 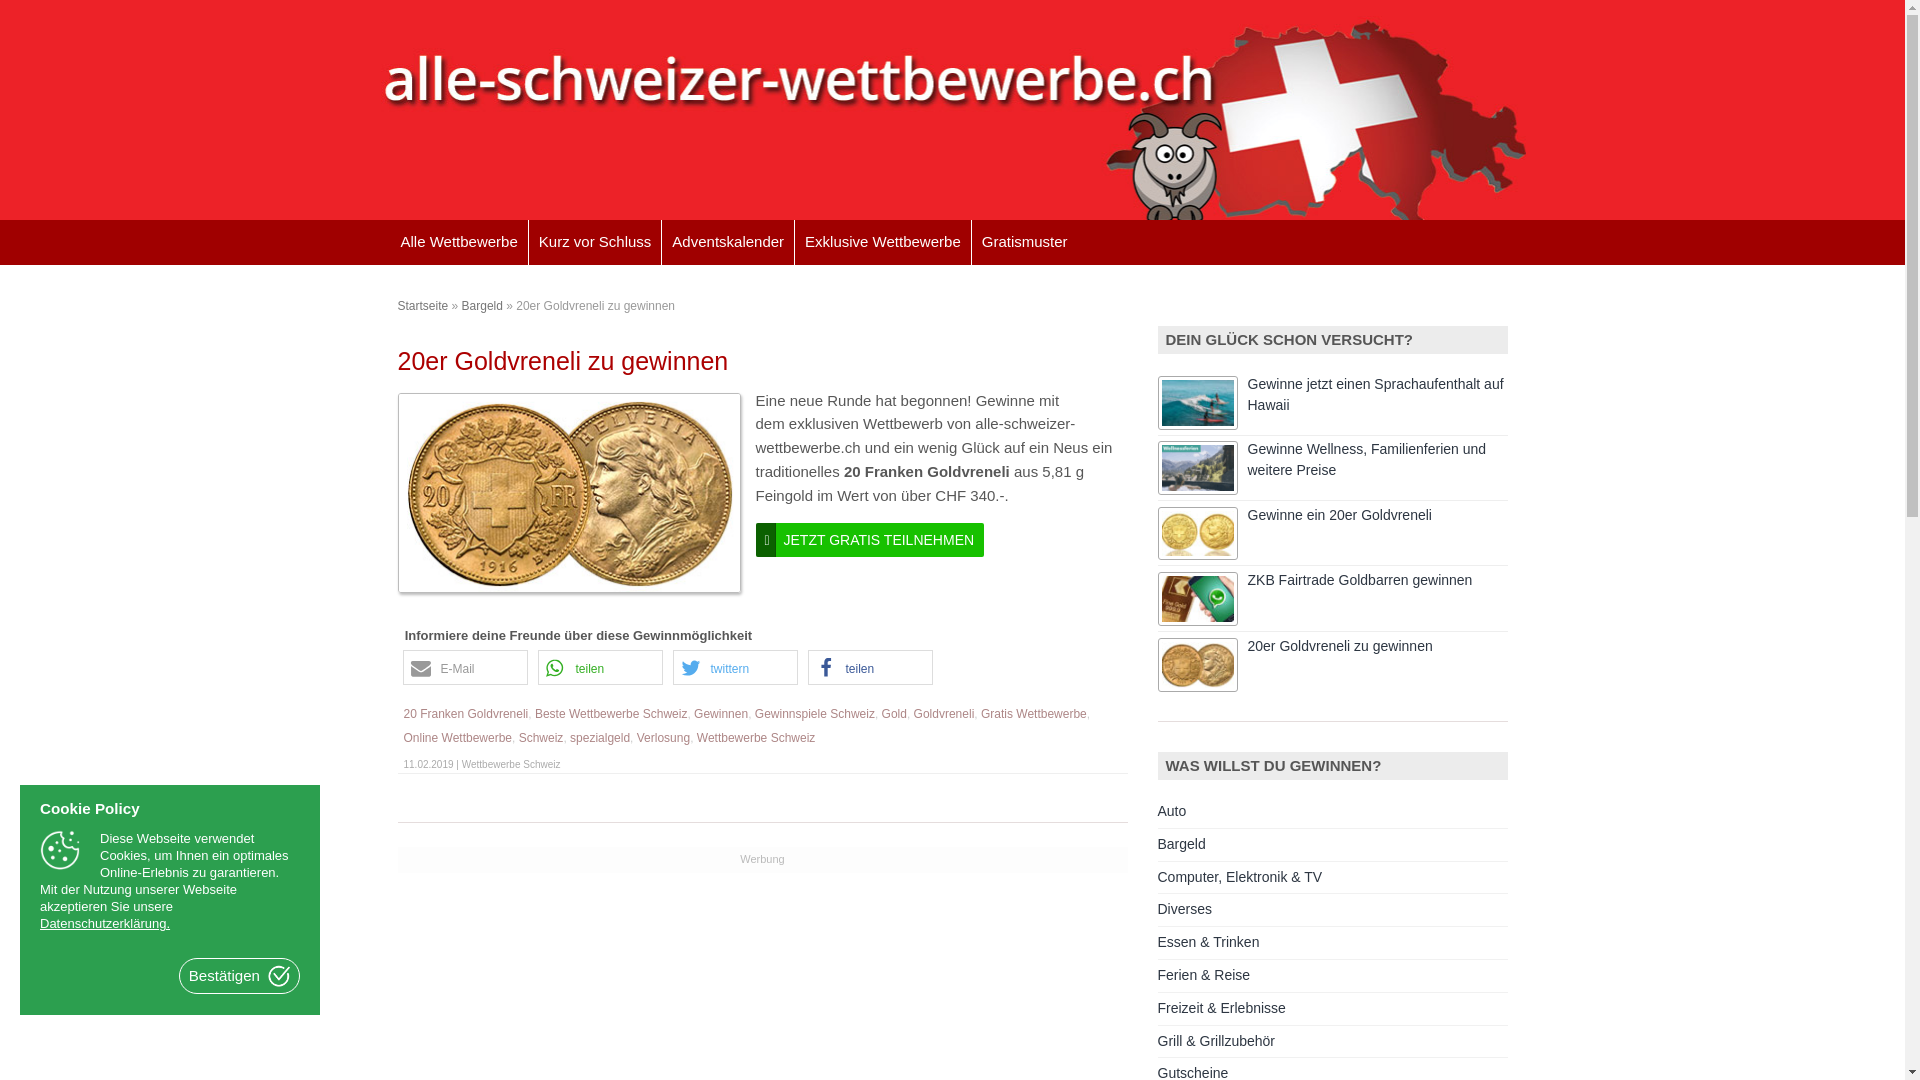 What do you see at coordinates (1221, 1007) in the screenshot?
I see `'Freizeit & Erlebnisse'` at bounding box center [1221, 1007].